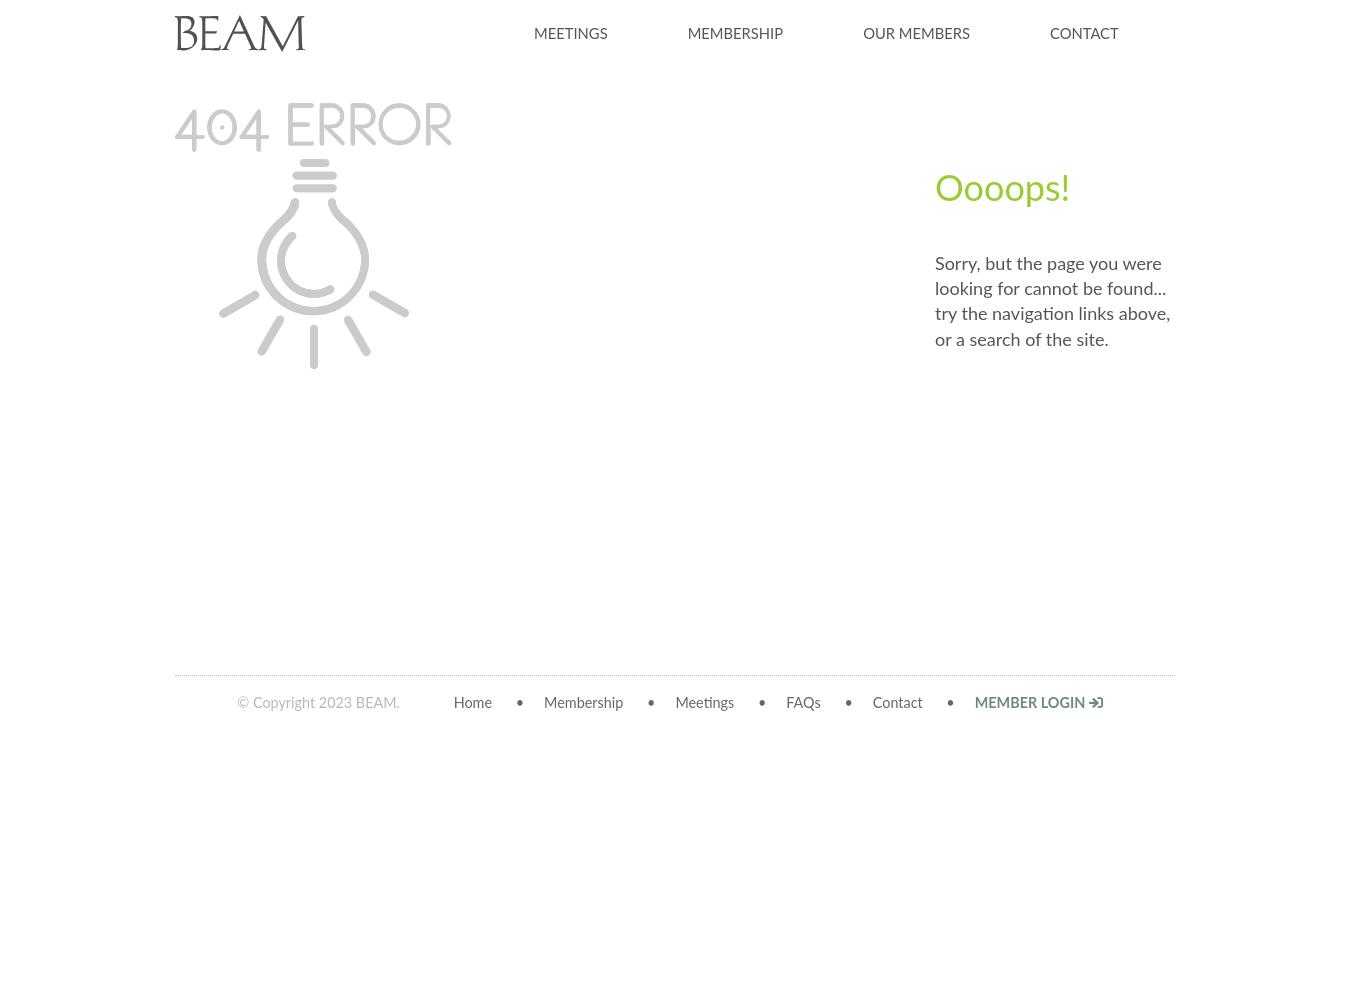 Image resolution: width=1350 pixels, height=1000 pixels. What do you see at coordinates (471, 702) in the screenshot?
I see `'Home'` at bounding box center [471, 702].